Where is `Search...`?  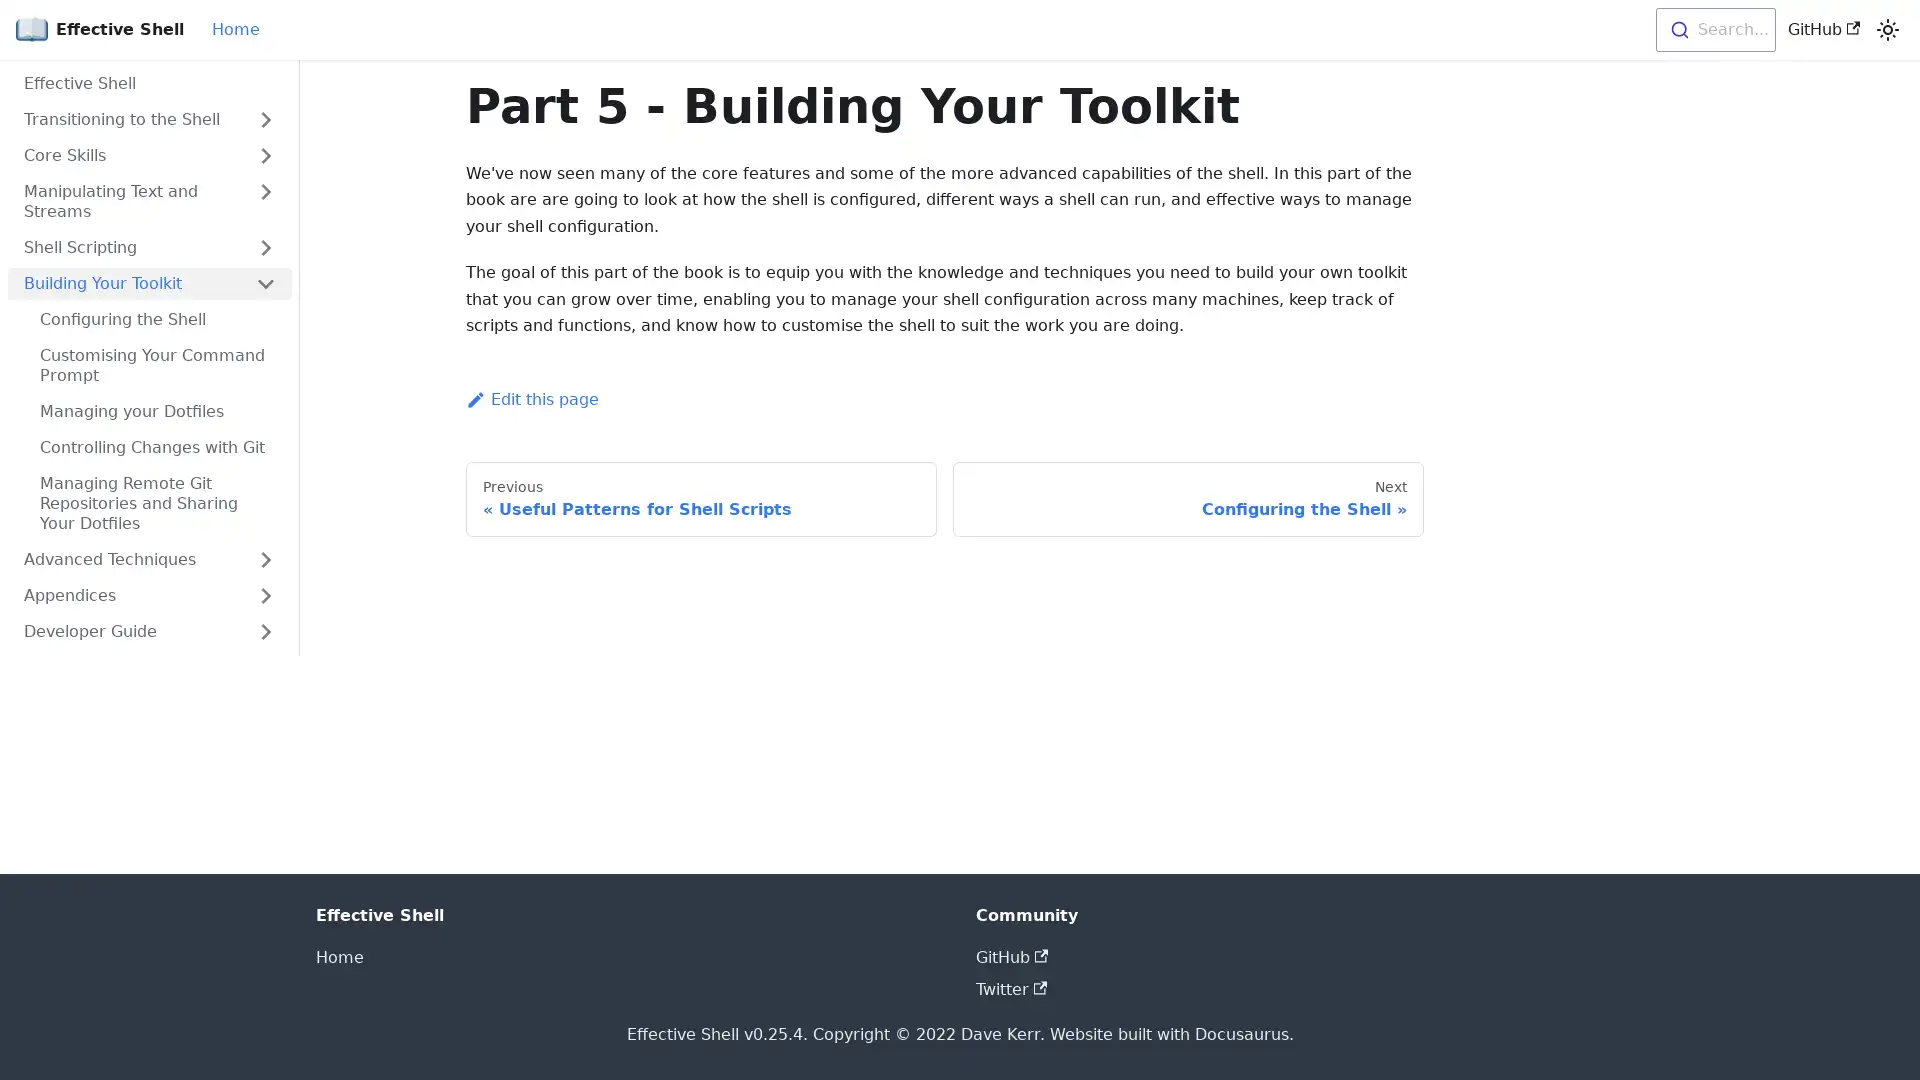 Search... is located at coordinates (1713, 30).